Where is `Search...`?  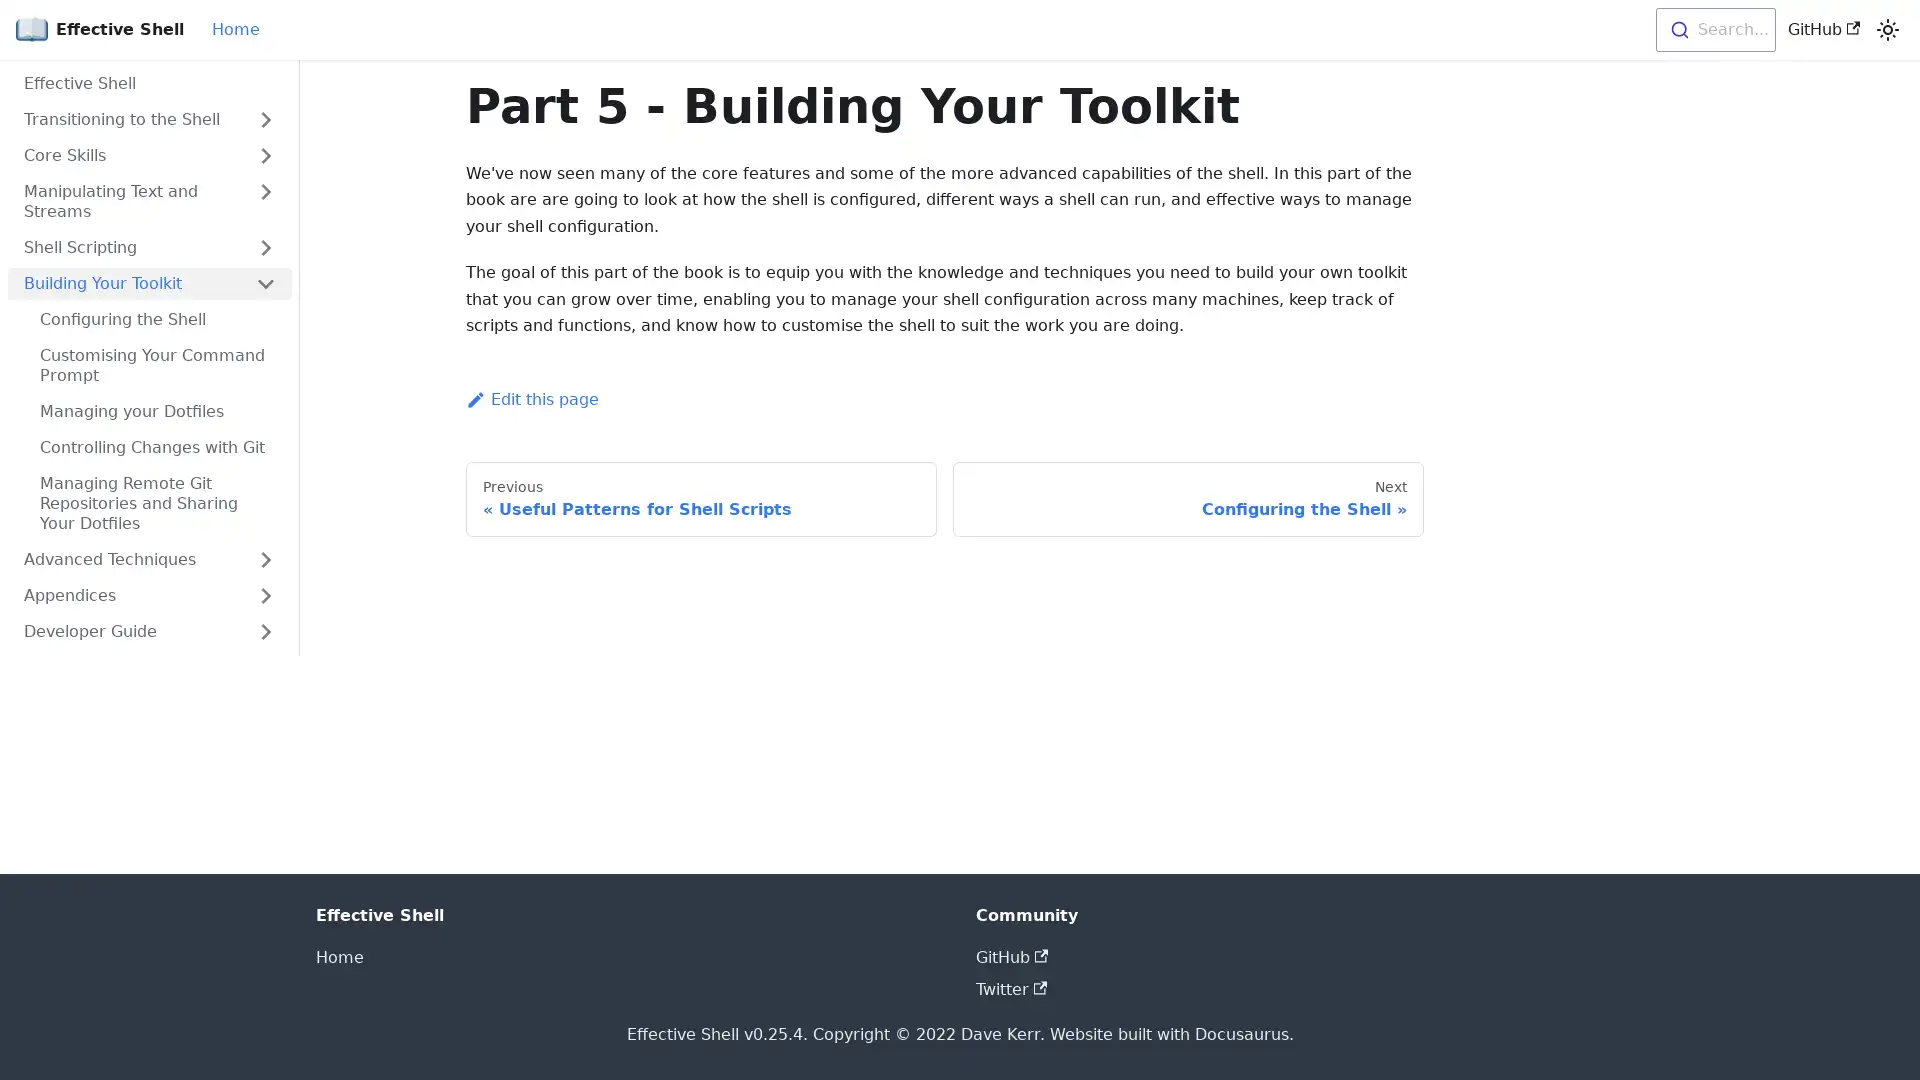 Search... is located at coordinates (1713, 30).